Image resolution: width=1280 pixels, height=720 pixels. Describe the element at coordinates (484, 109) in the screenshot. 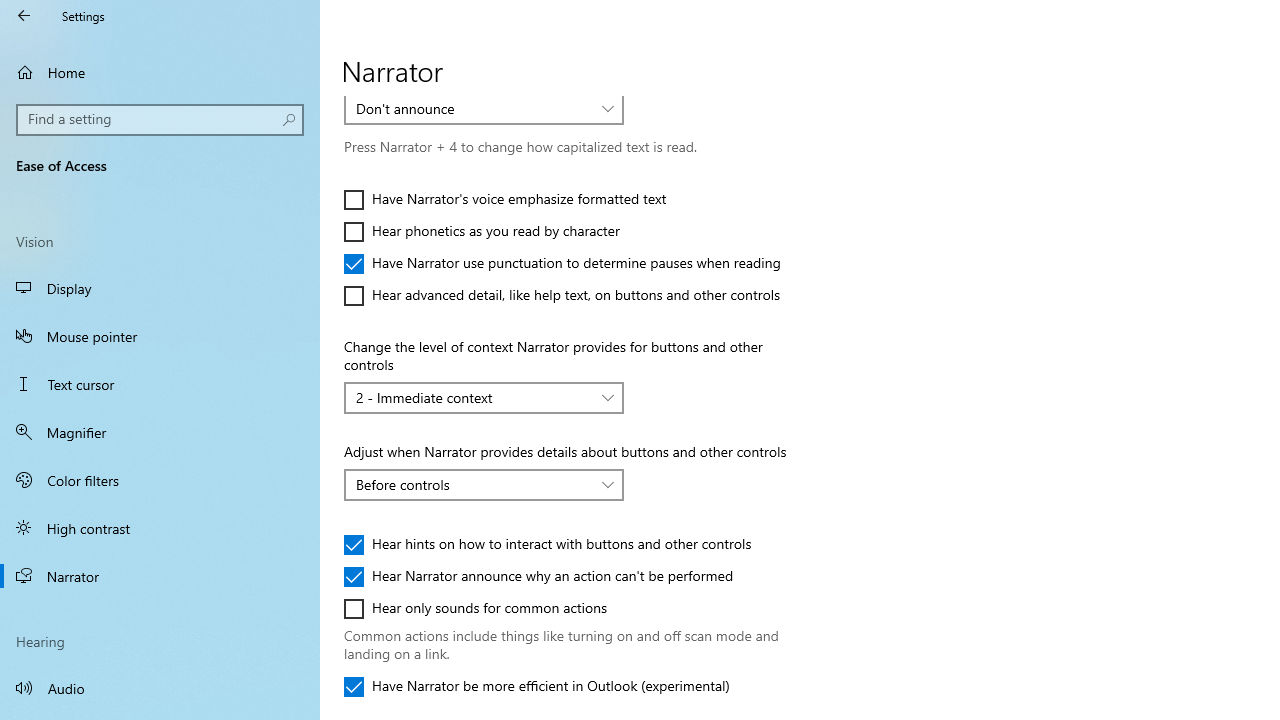

I see `'Change how capitalized text is read'` at that location.